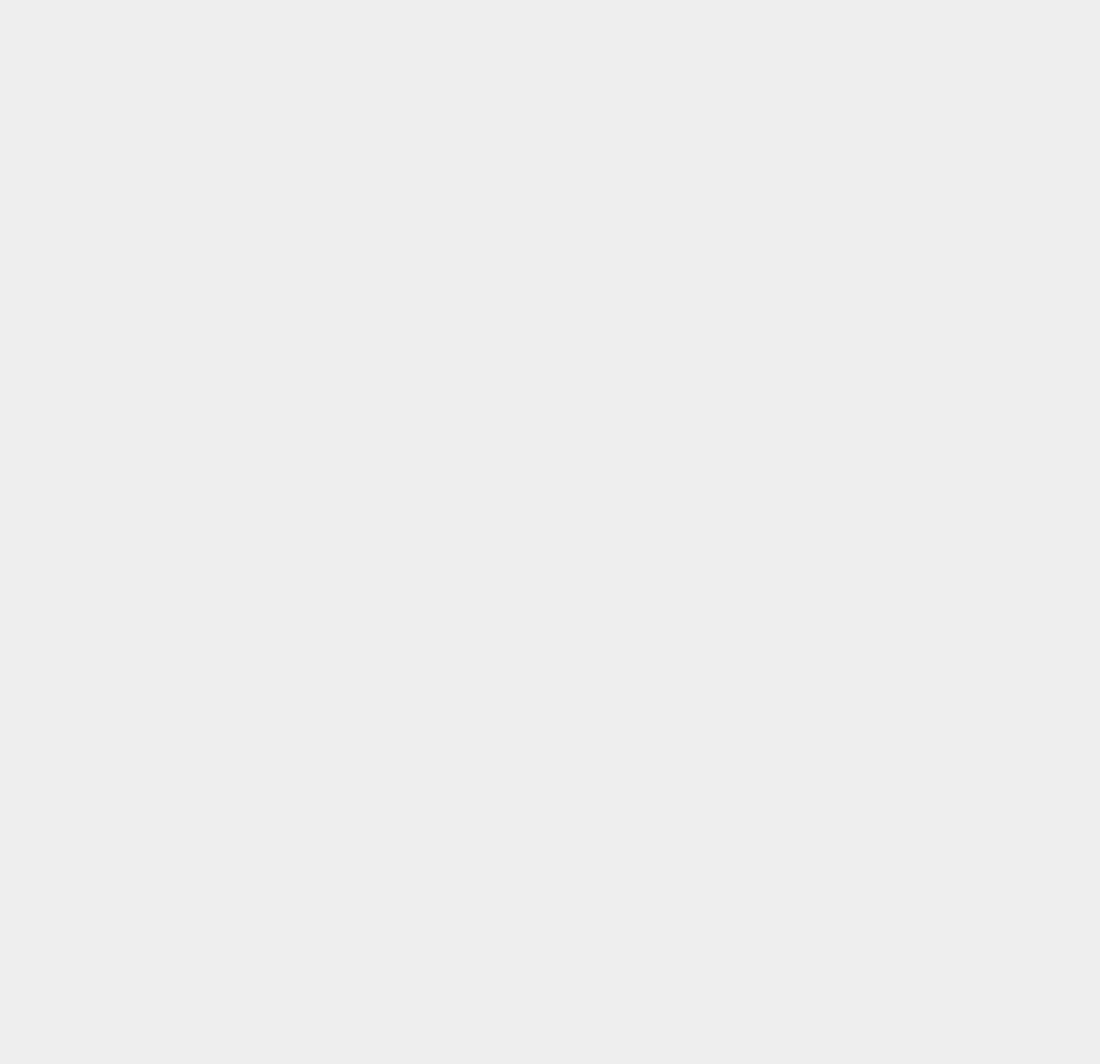 This screenshot has height=1064, width=1100. What do you see at coordinates (778, 644) in the screenshot?
I see `'Facebook Stocks'` at bounding box center [778, 644].